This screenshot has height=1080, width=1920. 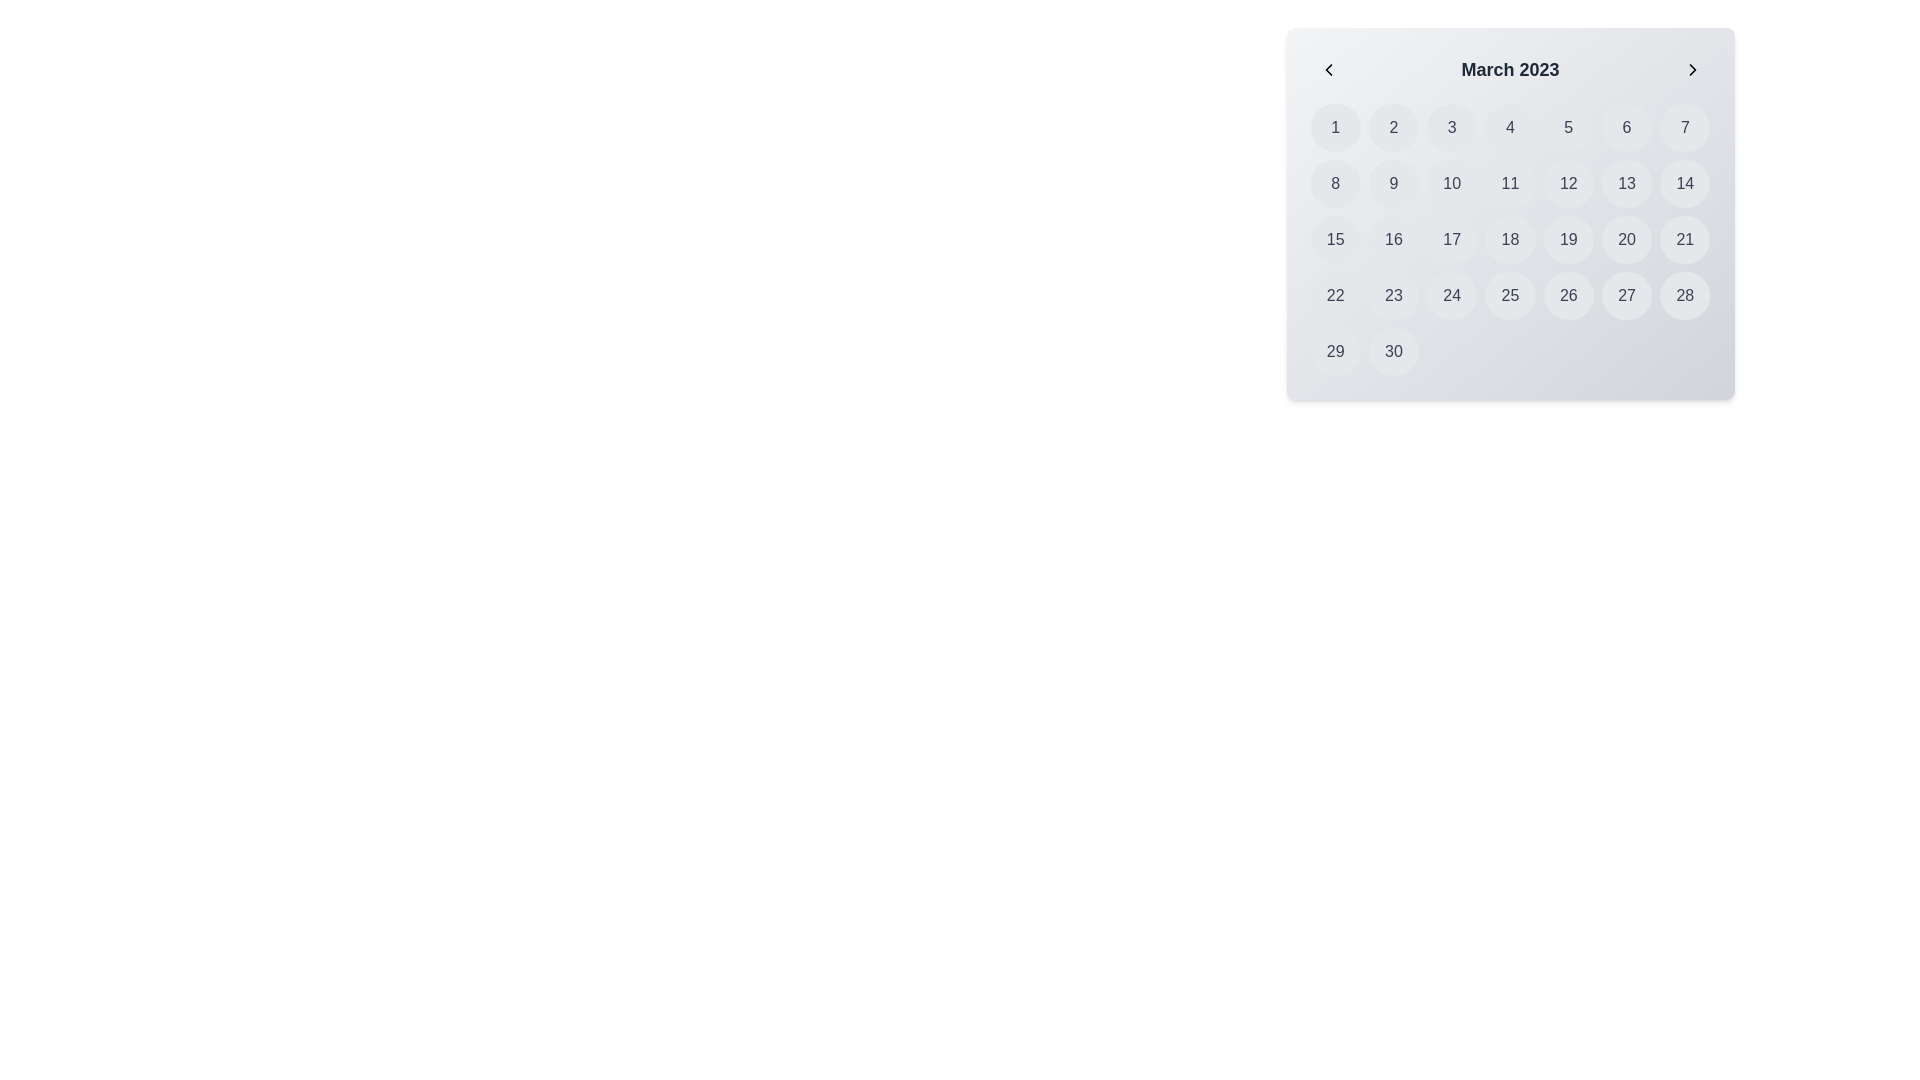 What do you see at coordinates (1510, 296) in the screenshot?
I see `the button representing the 25th day of March 2023 on the calendar` at bounding box center [1510, 296].